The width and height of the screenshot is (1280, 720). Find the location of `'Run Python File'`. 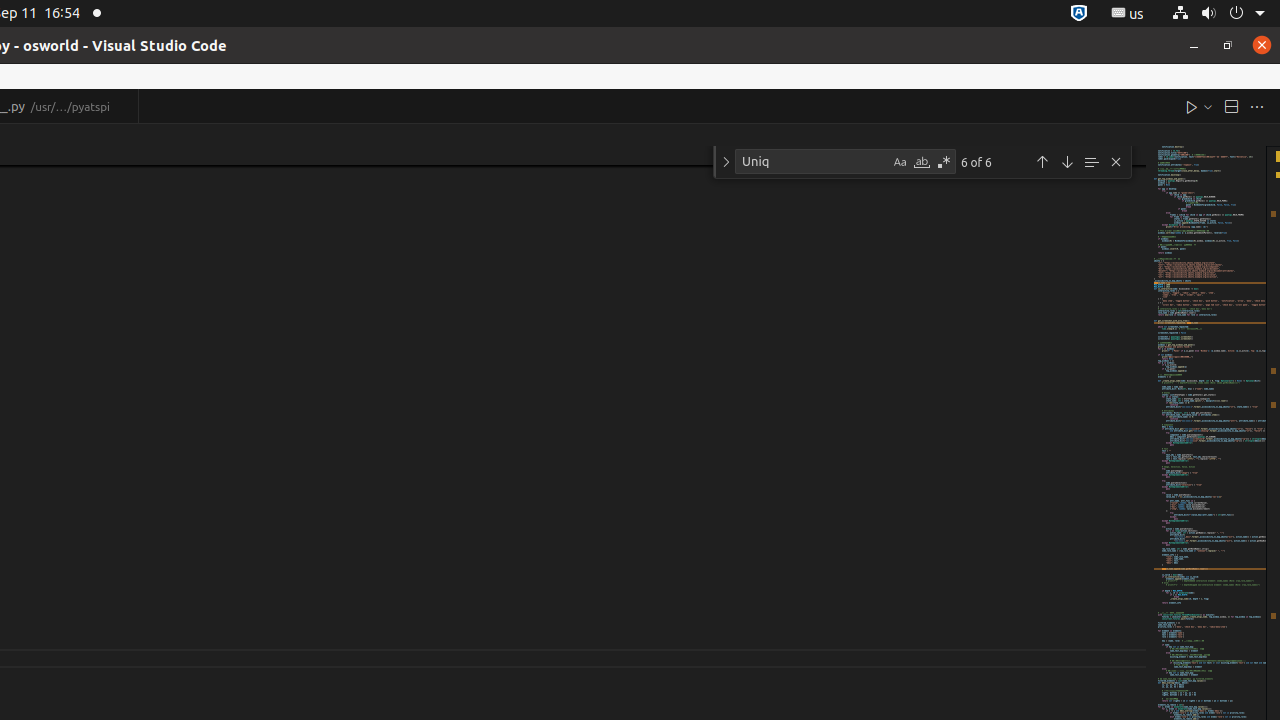

'Run Python File' is located at coordinates (1191, 106).